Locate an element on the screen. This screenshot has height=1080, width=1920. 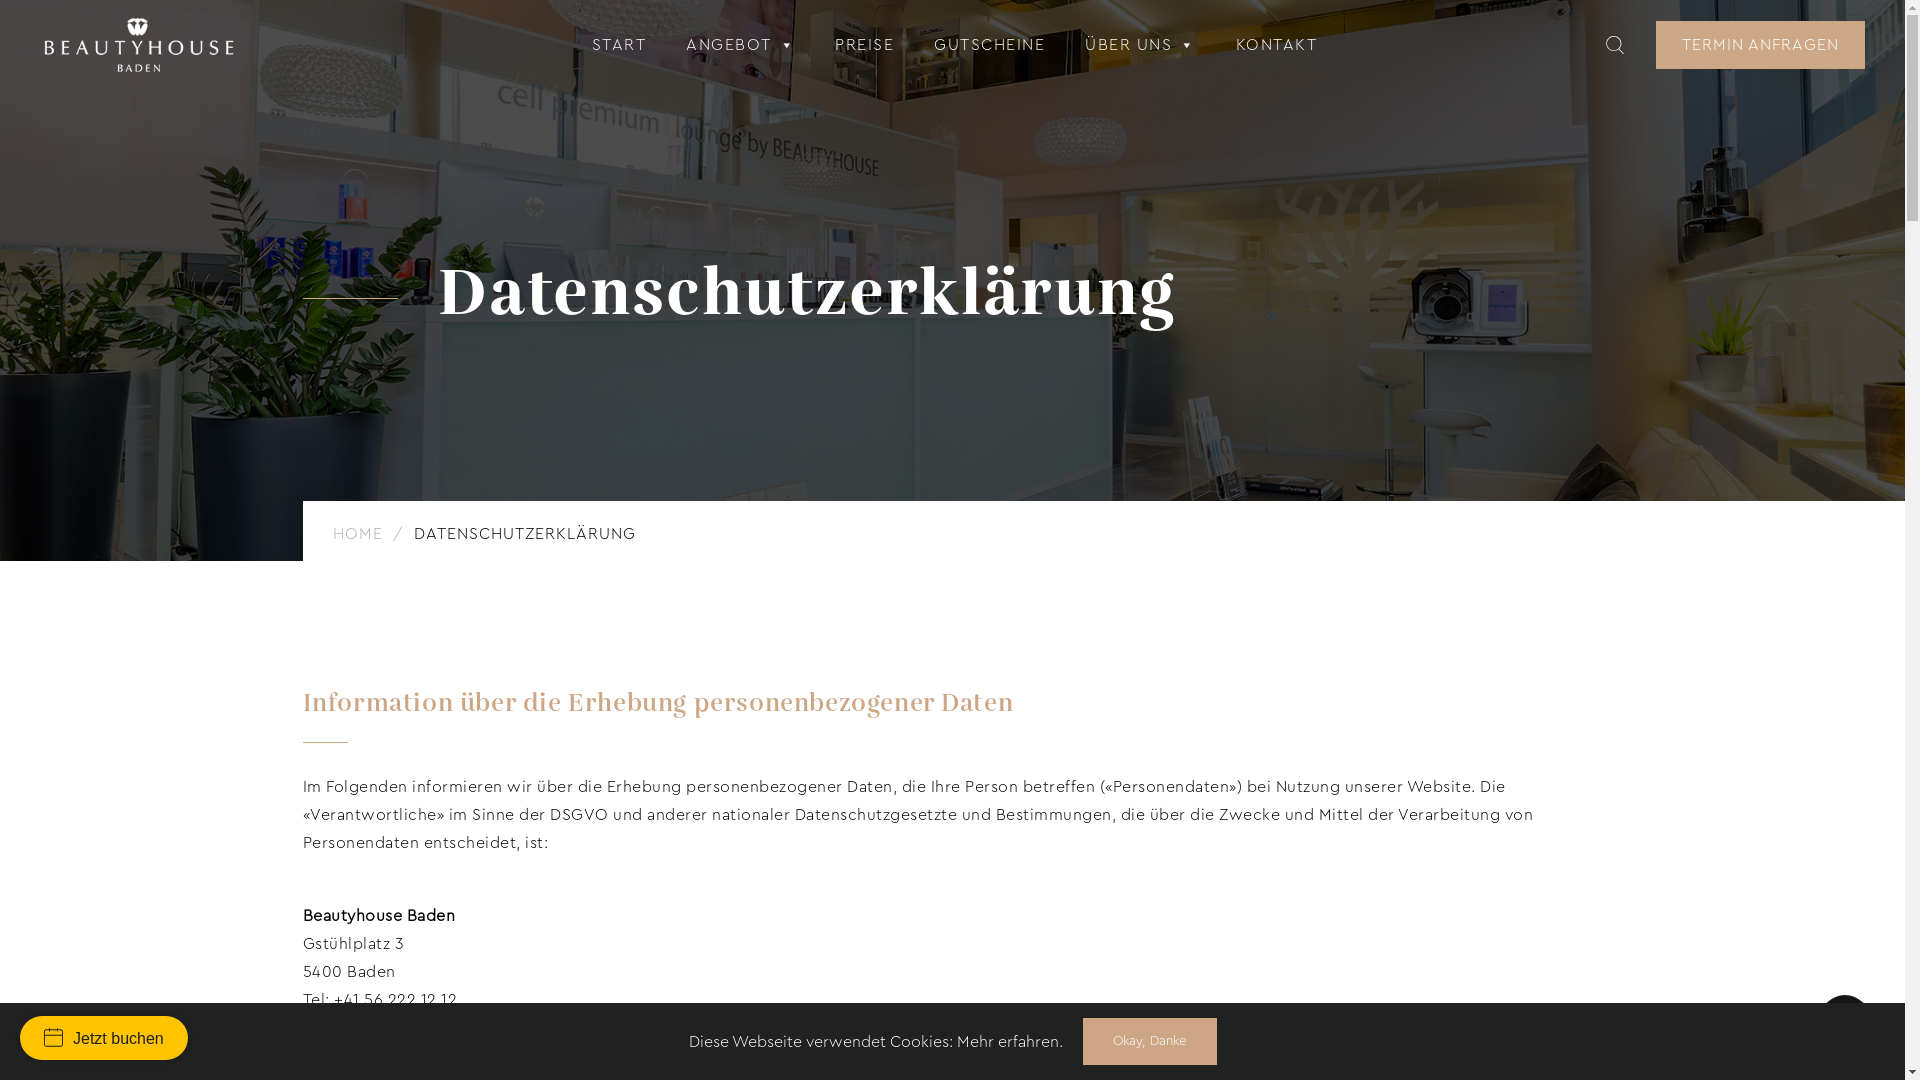
'PREISE' is located at coordinates (864, 45).